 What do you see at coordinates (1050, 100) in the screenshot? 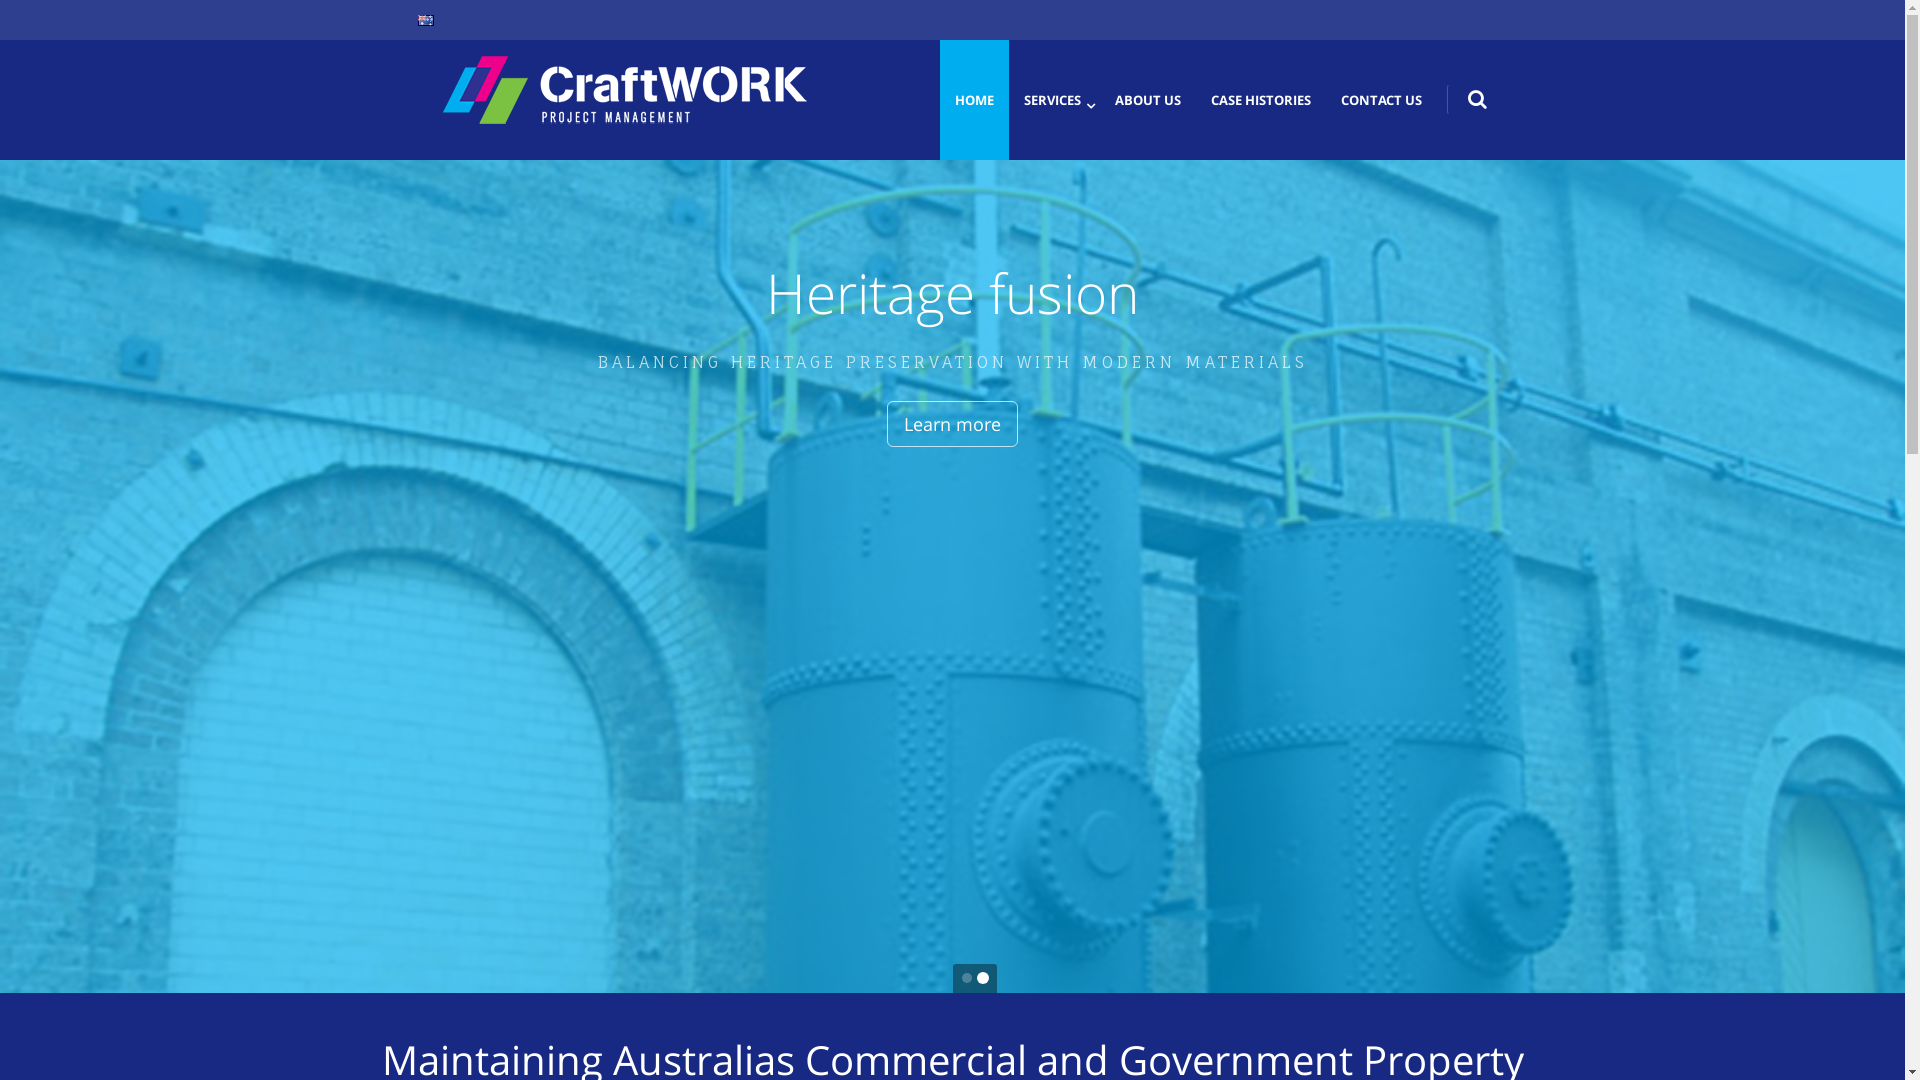
I see `'SERVICES'` at bounding box center [1050, 100].